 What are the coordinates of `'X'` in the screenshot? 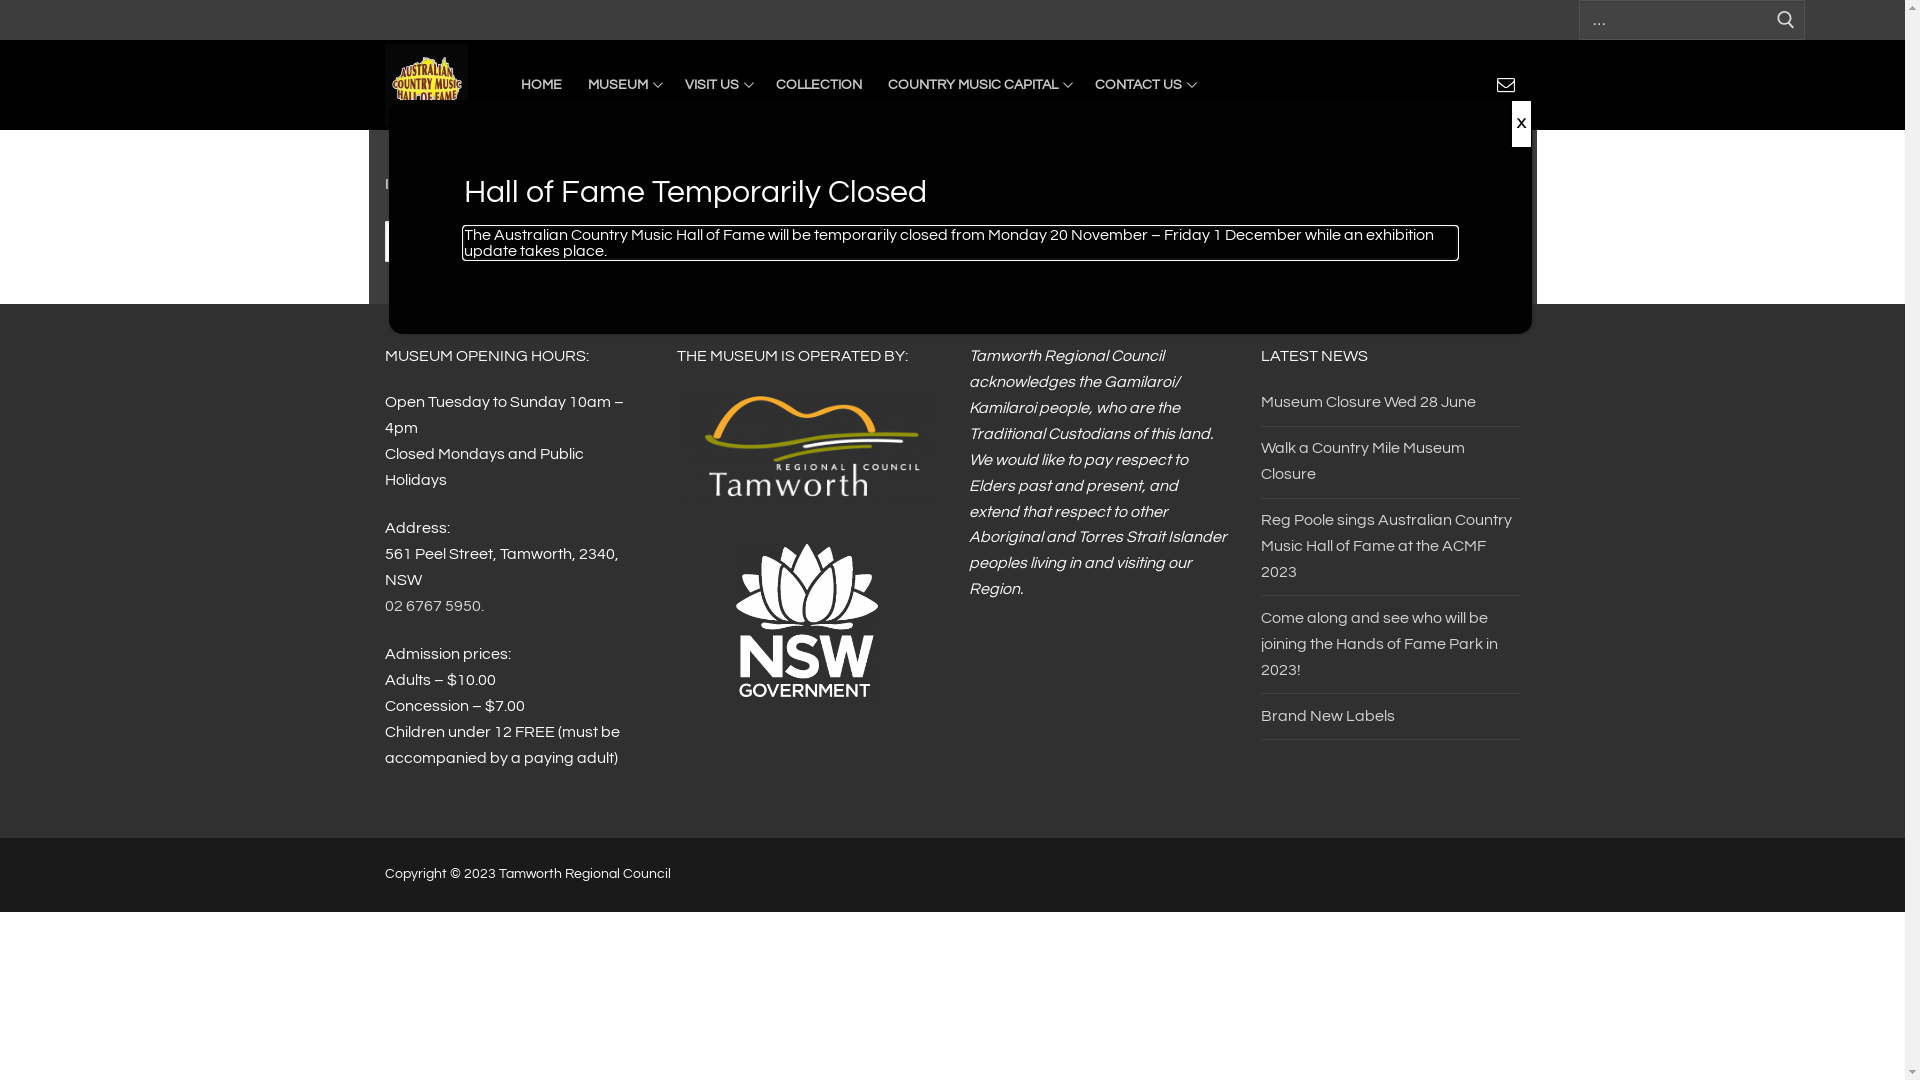 It's located at (1520, 123).